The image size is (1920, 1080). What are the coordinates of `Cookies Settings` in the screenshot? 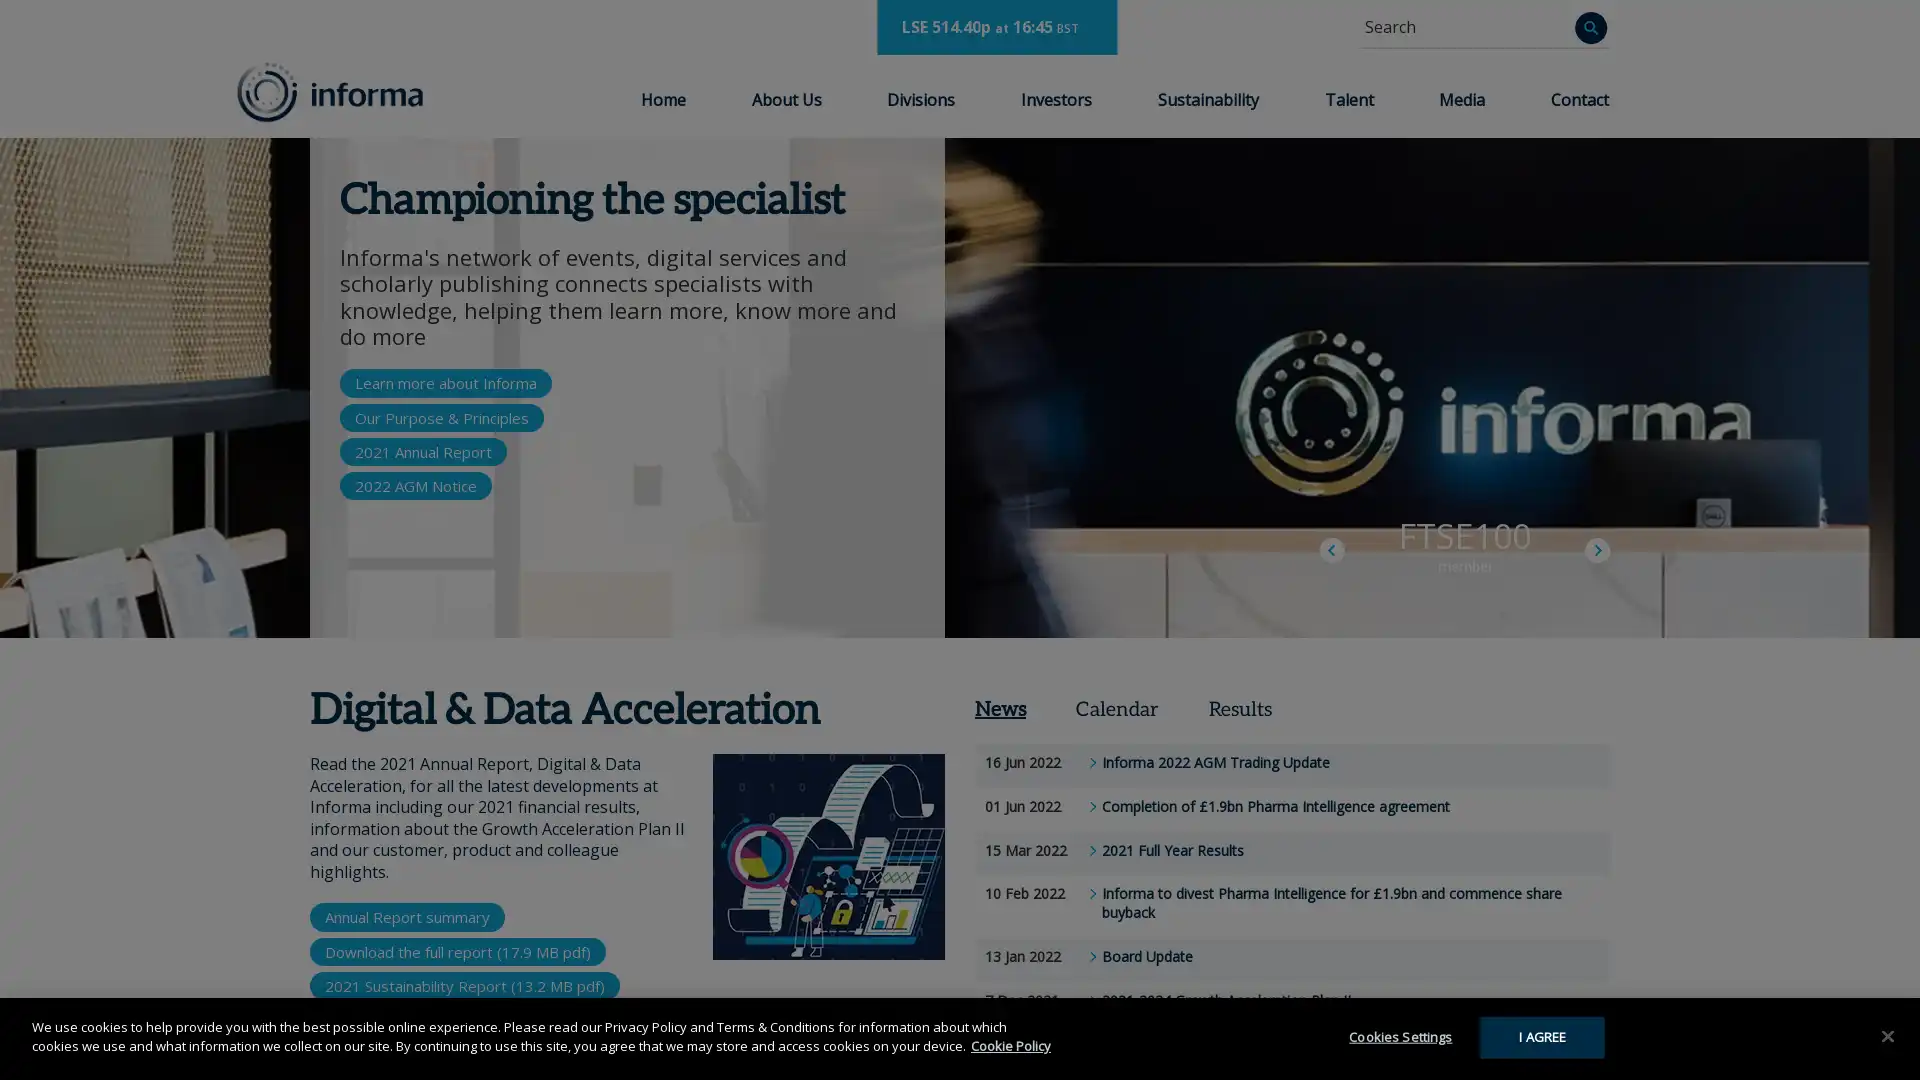 It's located at (1399, 1036).